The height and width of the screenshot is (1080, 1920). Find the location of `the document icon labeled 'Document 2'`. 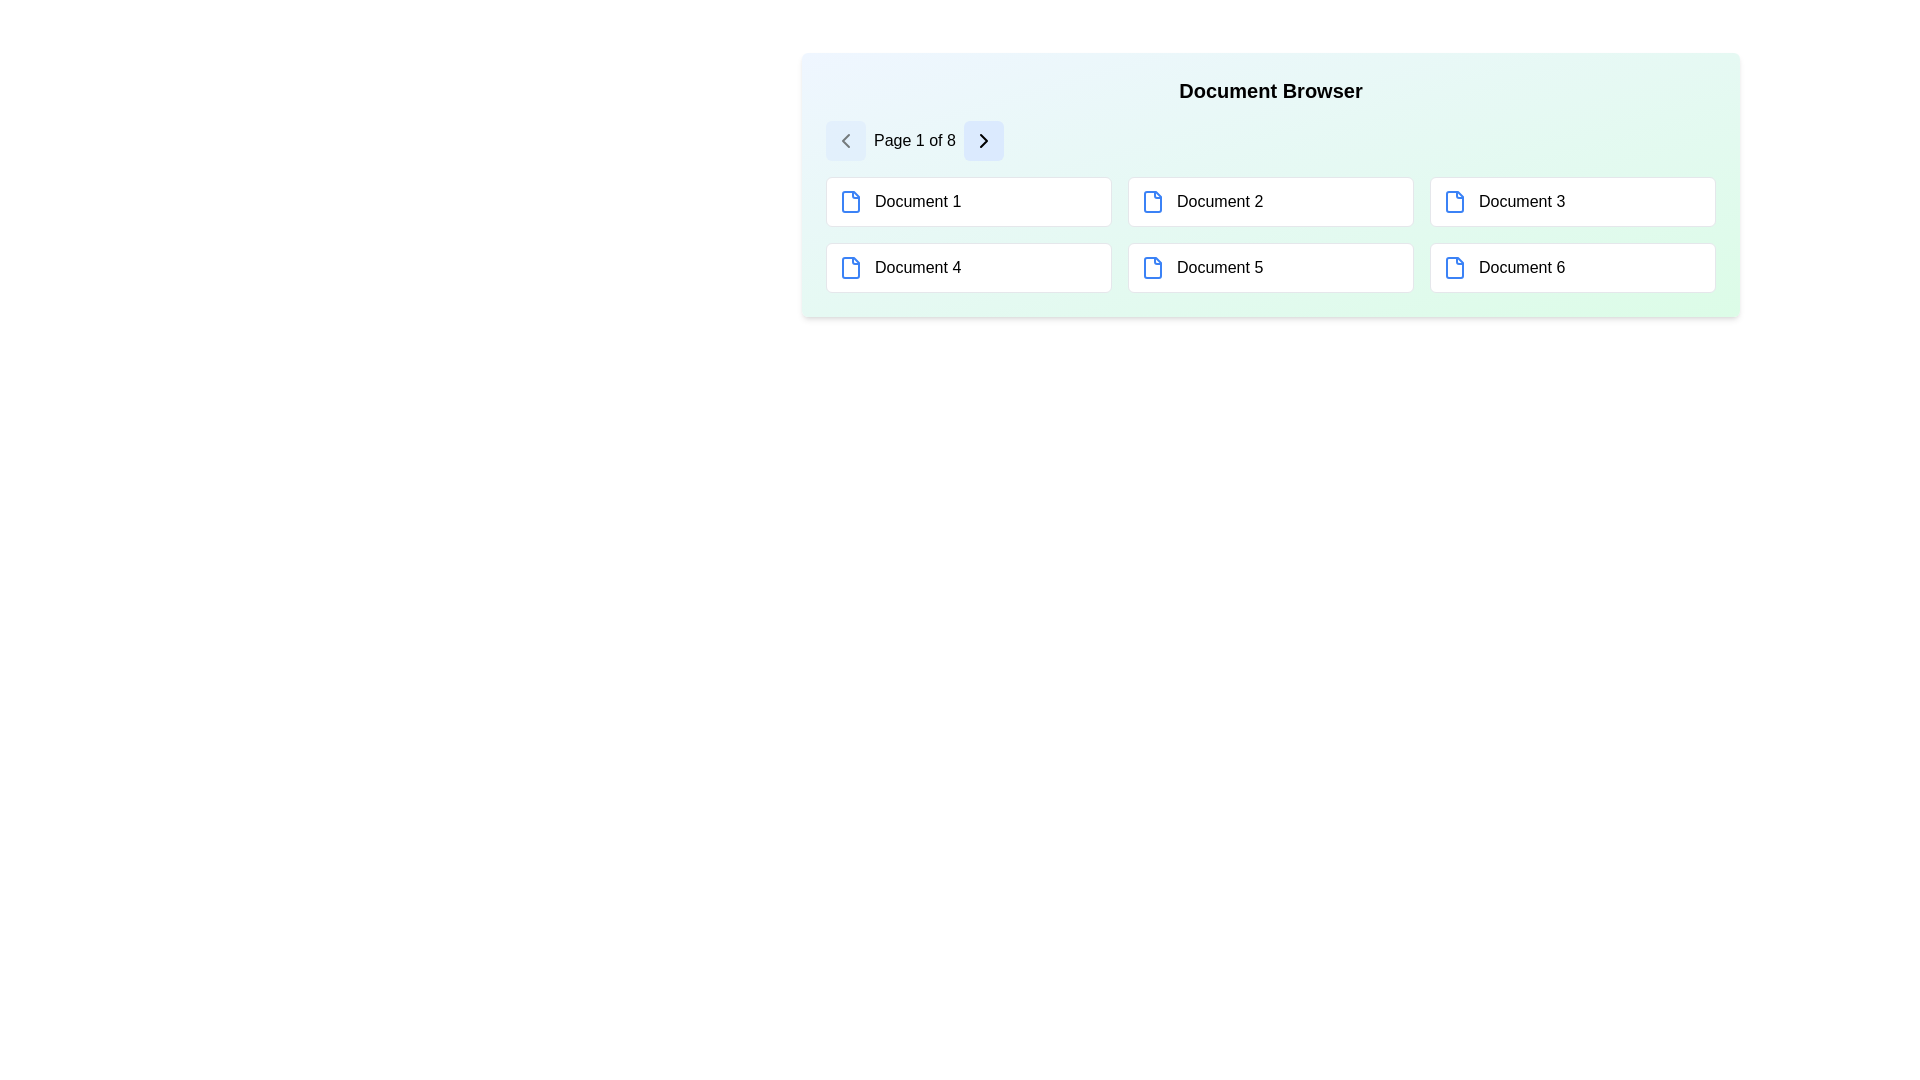

the document icon labeled 'Document 2' is located at coordinates (1152, 201).